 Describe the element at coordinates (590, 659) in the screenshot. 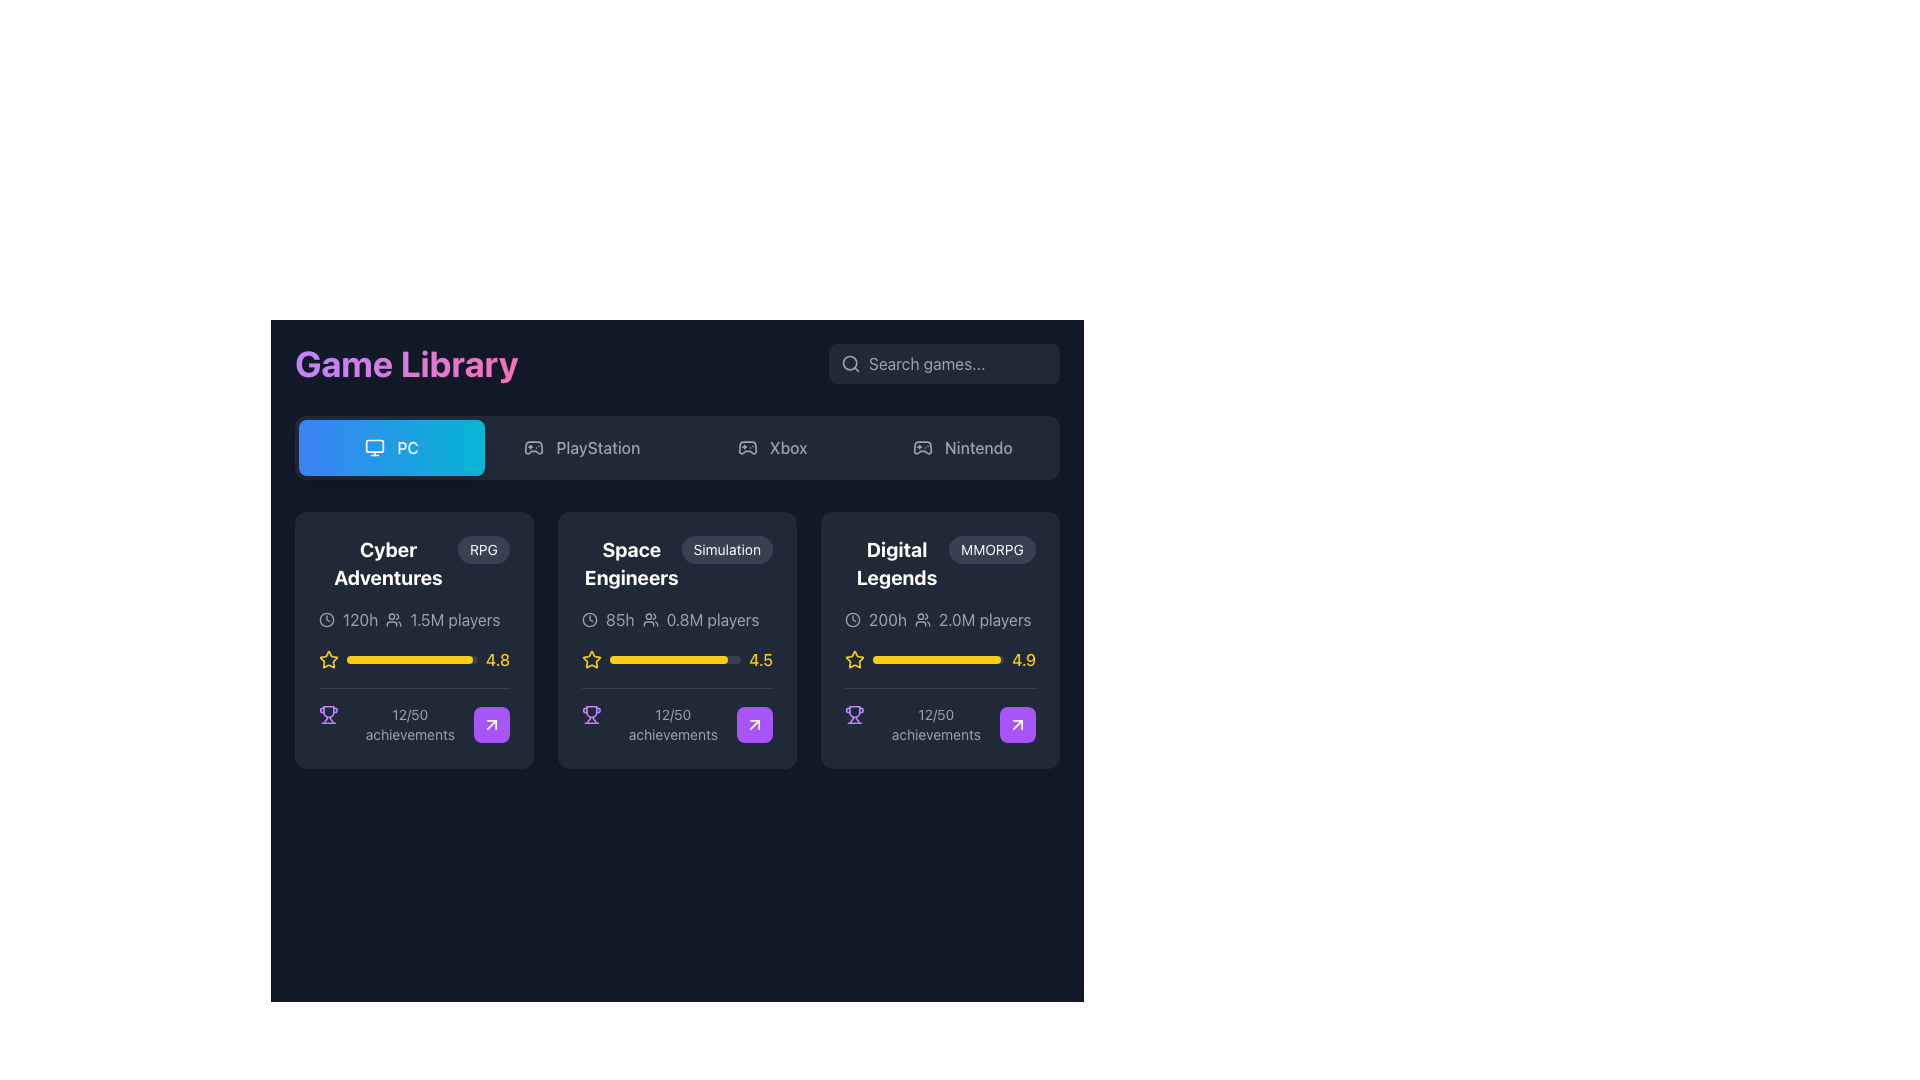

I see `the star icon with a yellow outline located in the 'Space Engineers' section, to the left of the text displaying '4.5'` at that location.